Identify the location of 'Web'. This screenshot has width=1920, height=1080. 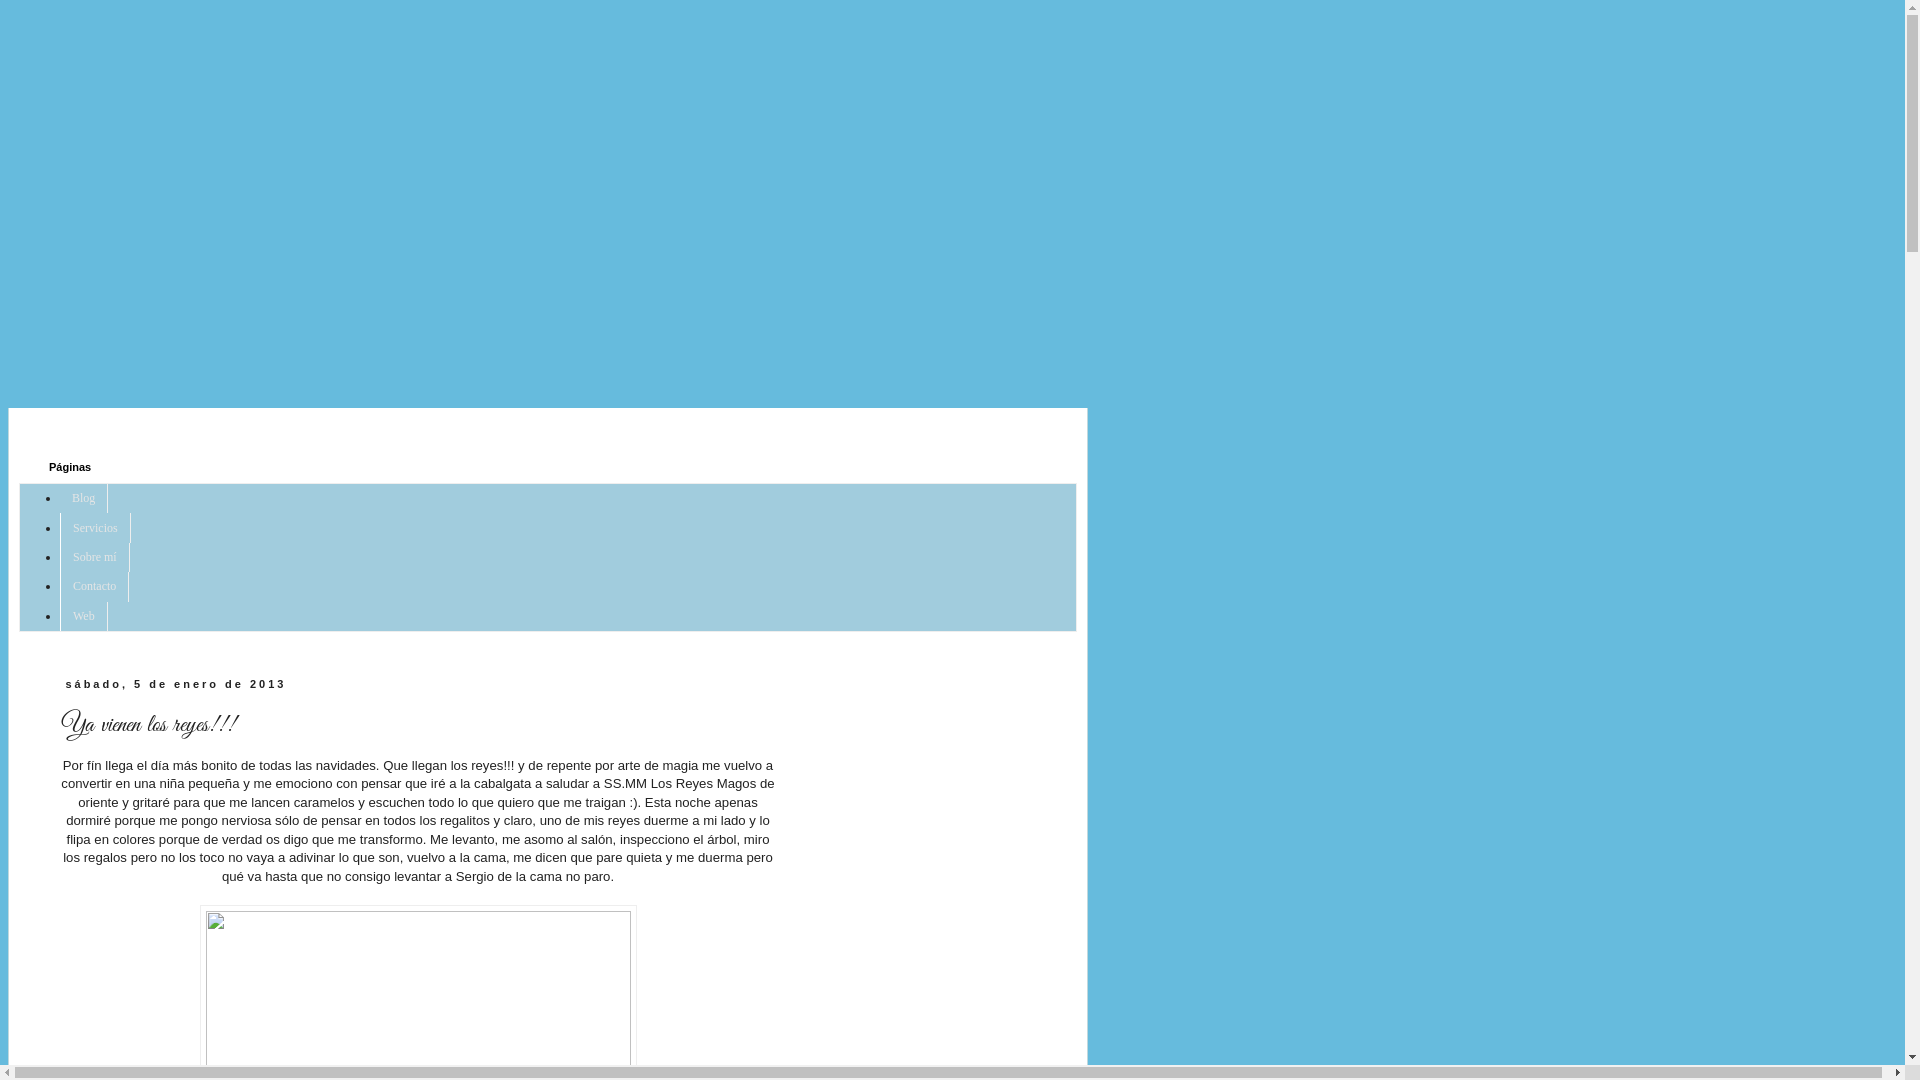
(59, 615).